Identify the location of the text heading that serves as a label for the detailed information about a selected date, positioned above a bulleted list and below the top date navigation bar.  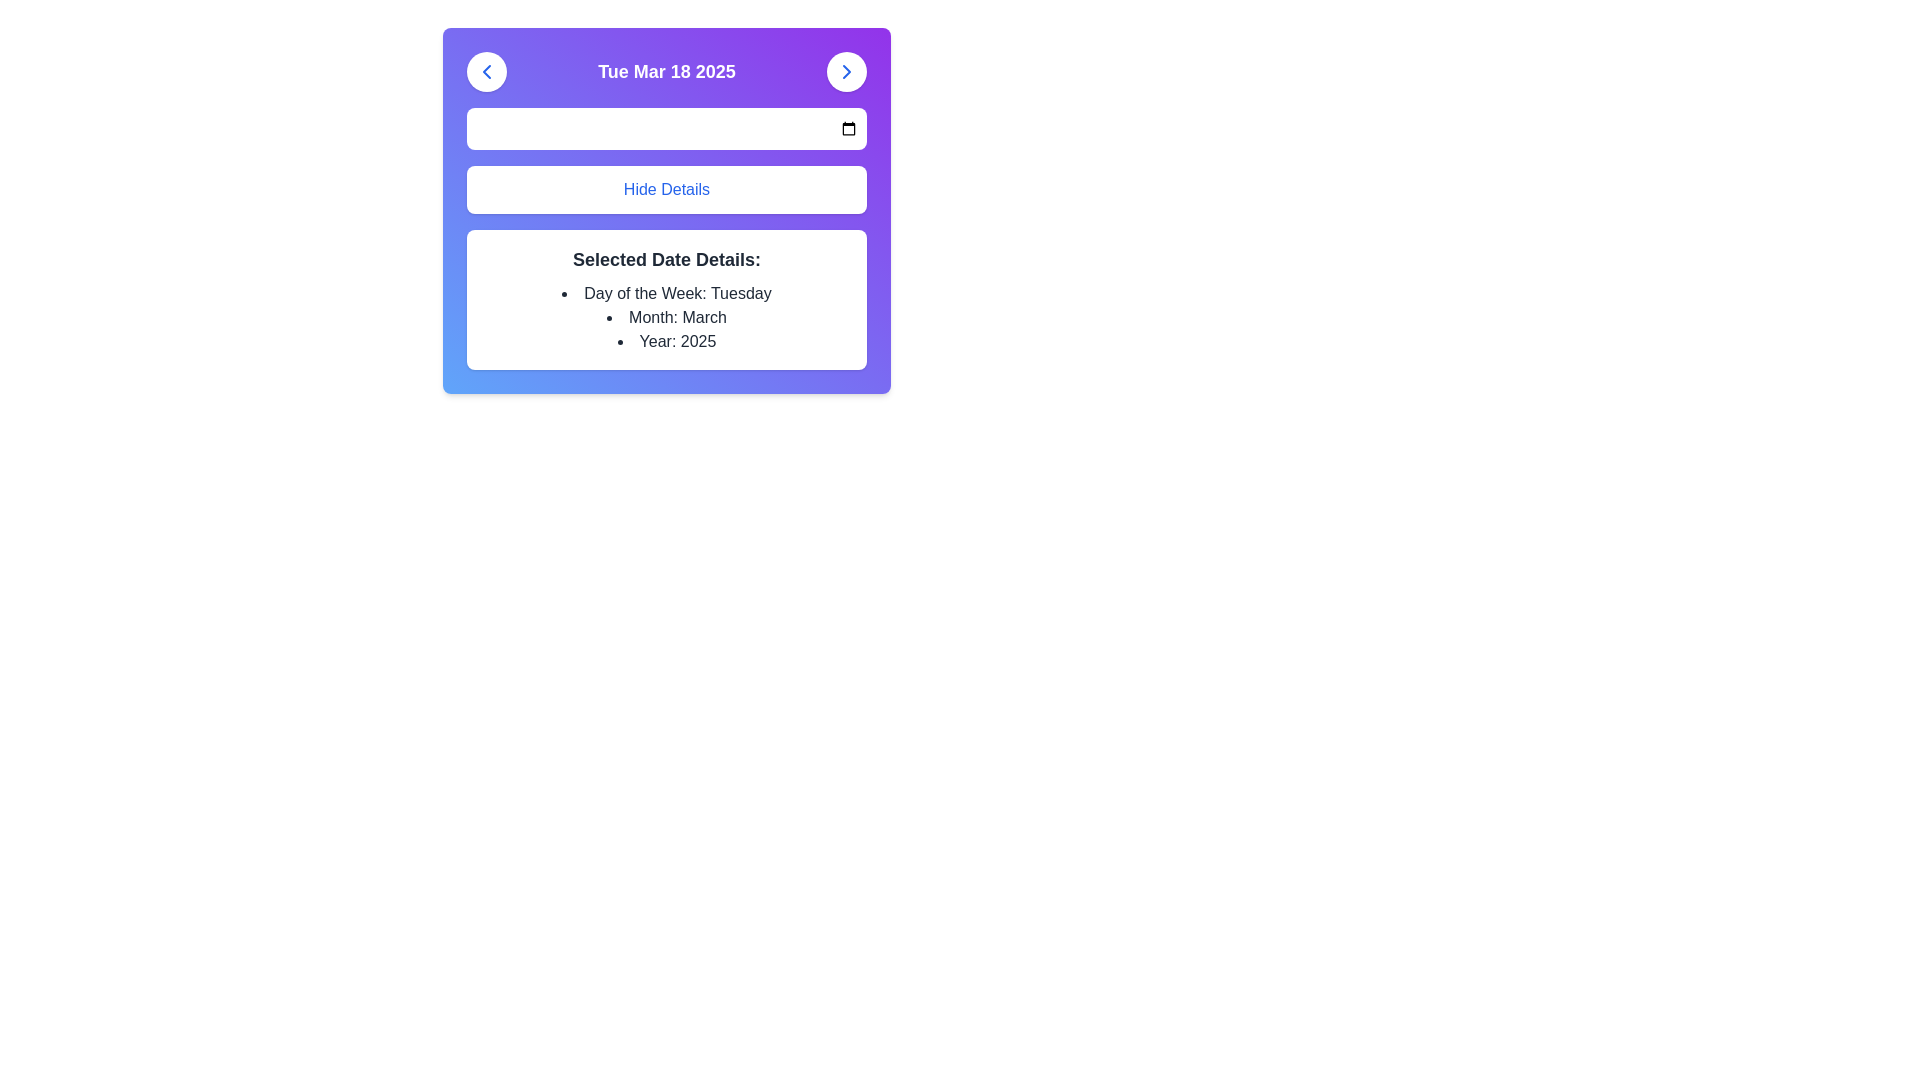
(667, 258).